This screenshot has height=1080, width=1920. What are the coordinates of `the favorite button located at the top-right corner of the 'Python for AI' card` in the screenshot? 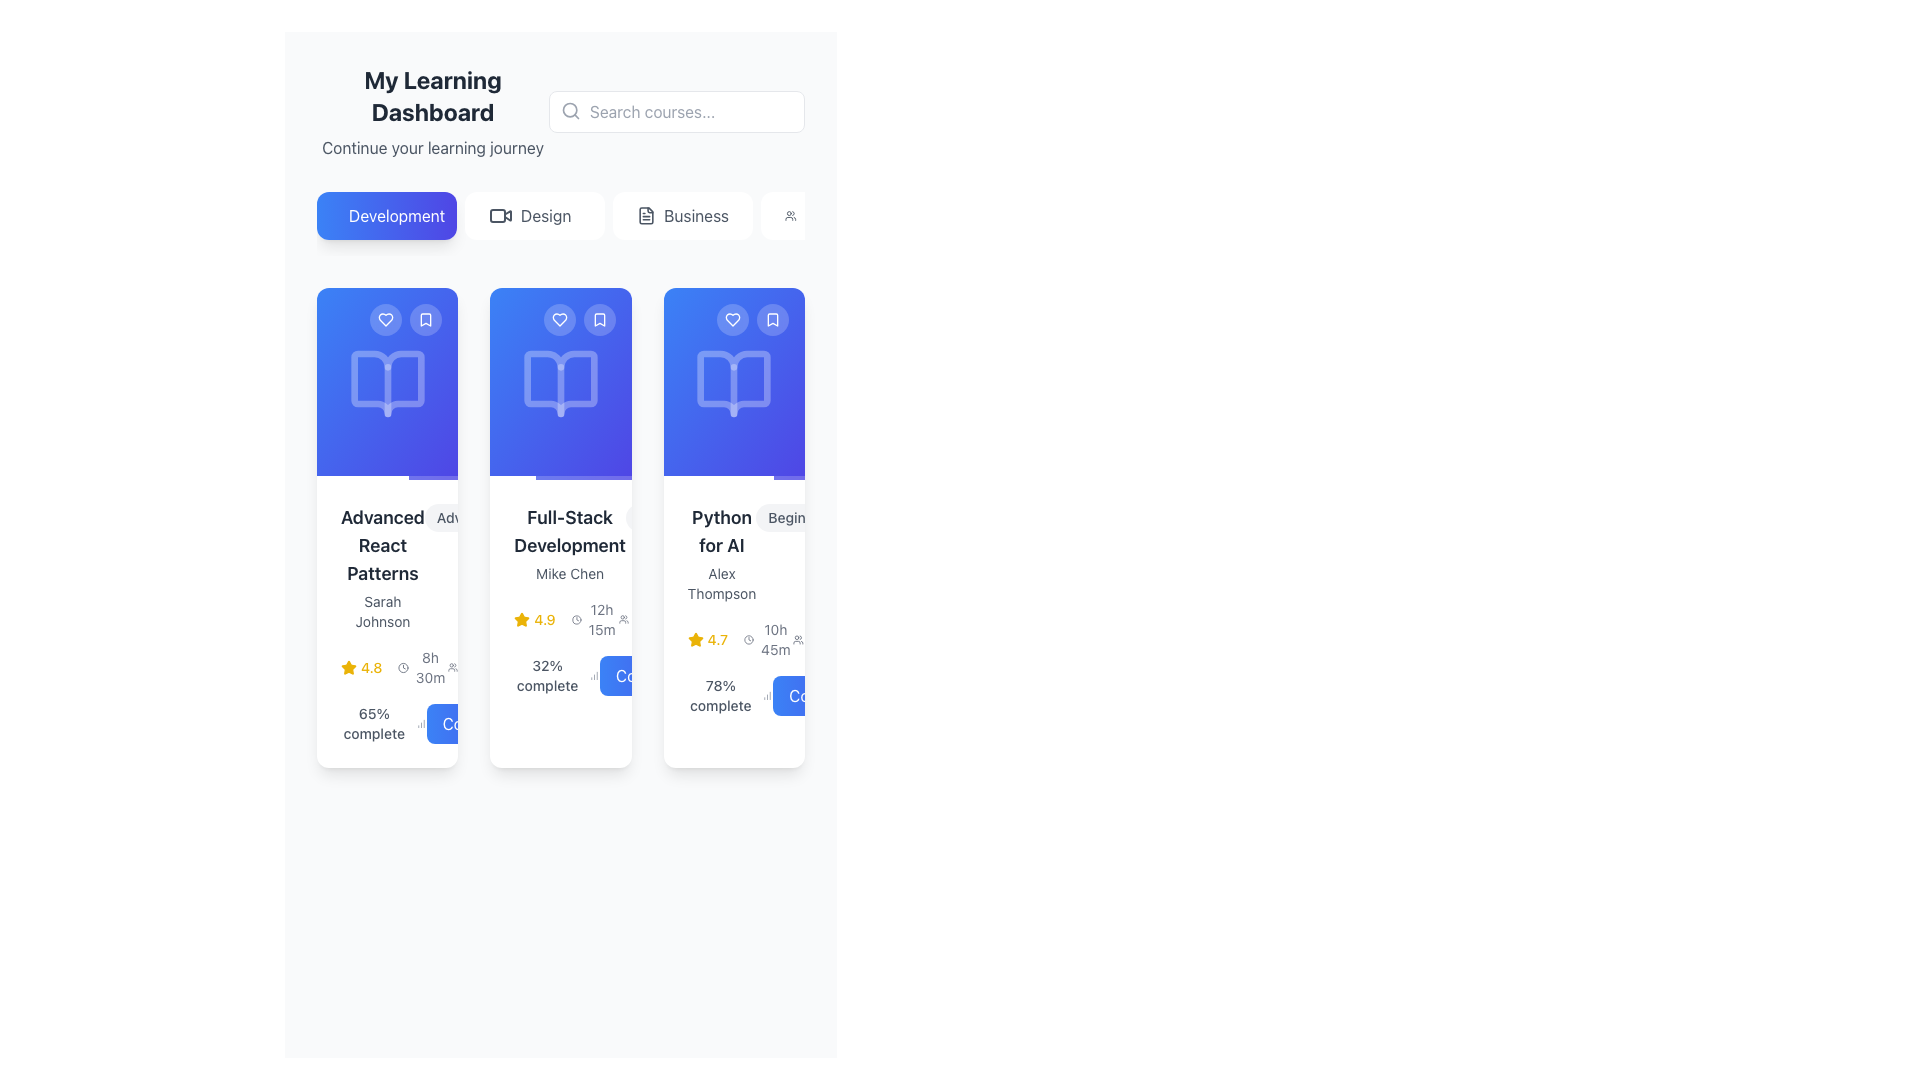 It's located at (732, 319).